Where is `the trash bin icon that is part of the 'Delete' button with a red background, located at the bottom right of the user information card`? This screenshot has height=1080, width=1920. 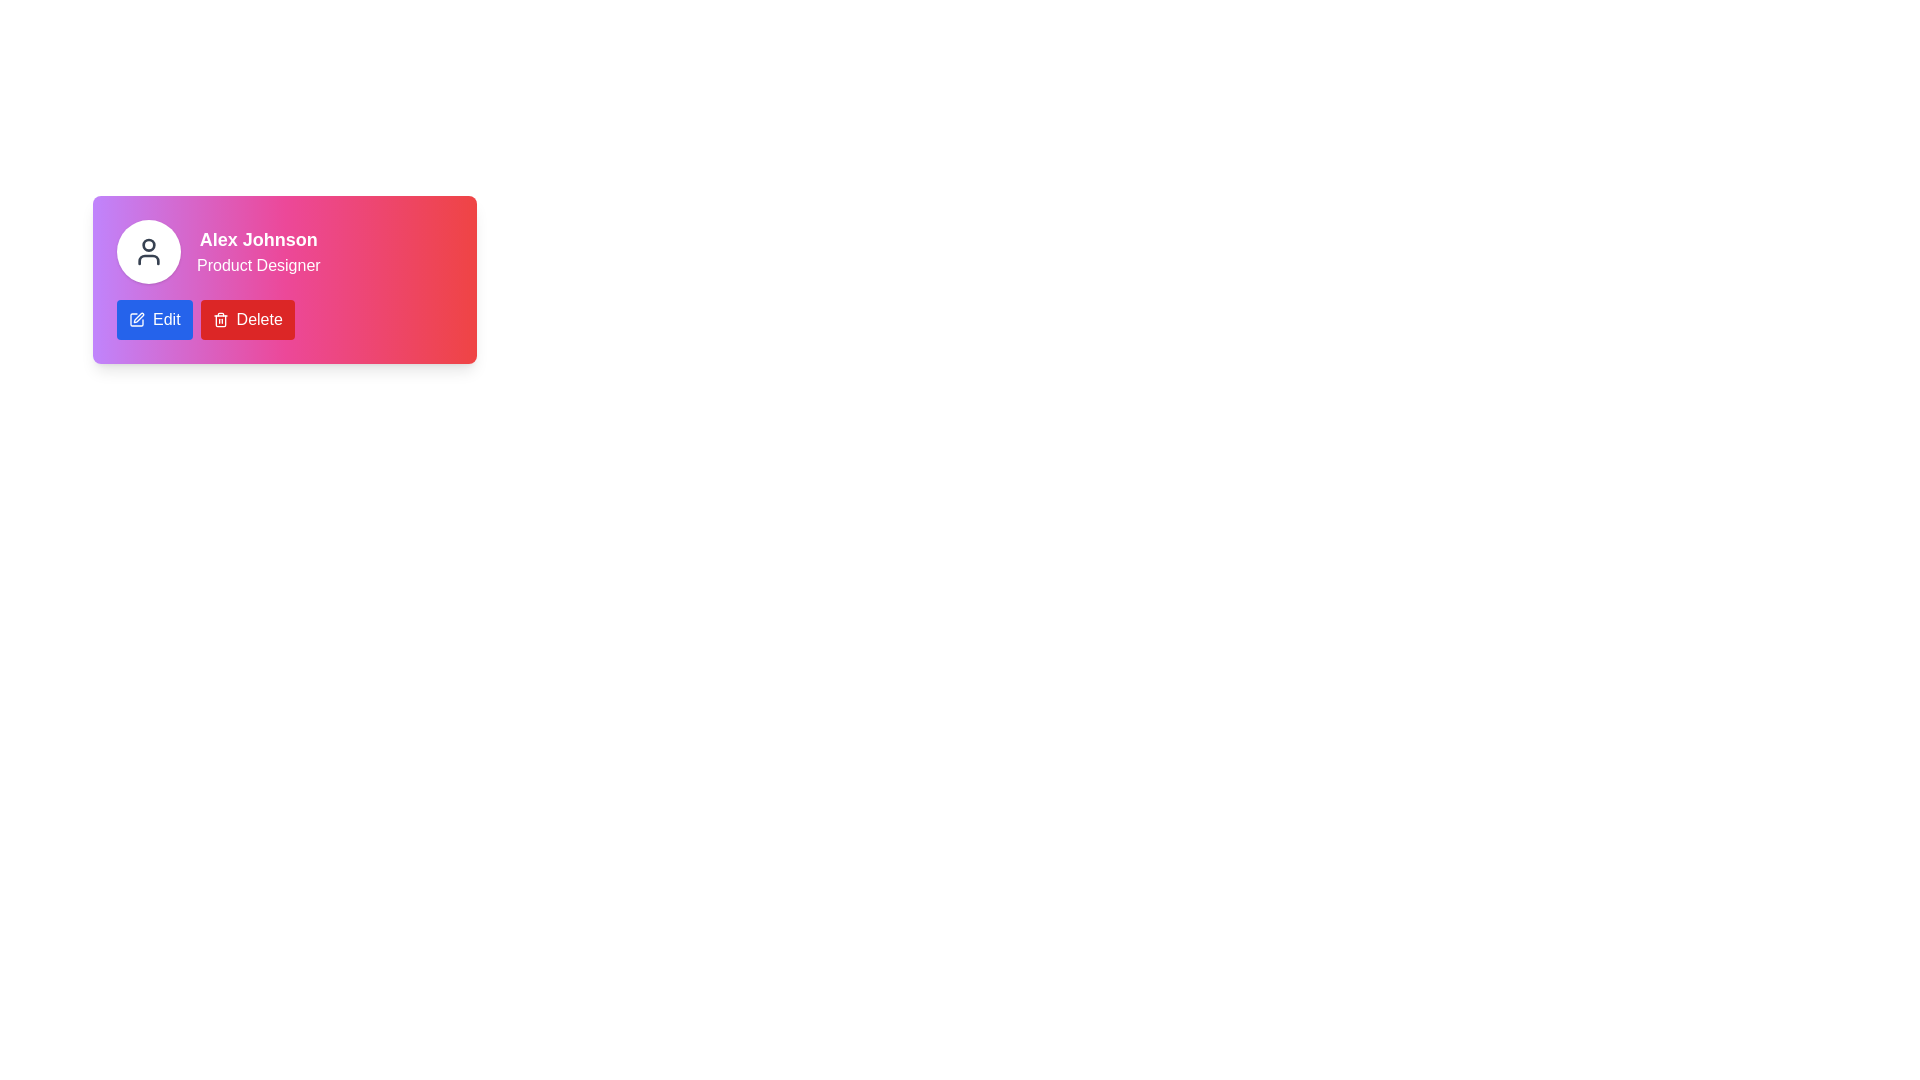 the trash bin icon that is part of the 'Delete' button with a red background, located at the bottom right of the user information card is located at coordinates (220, 319).